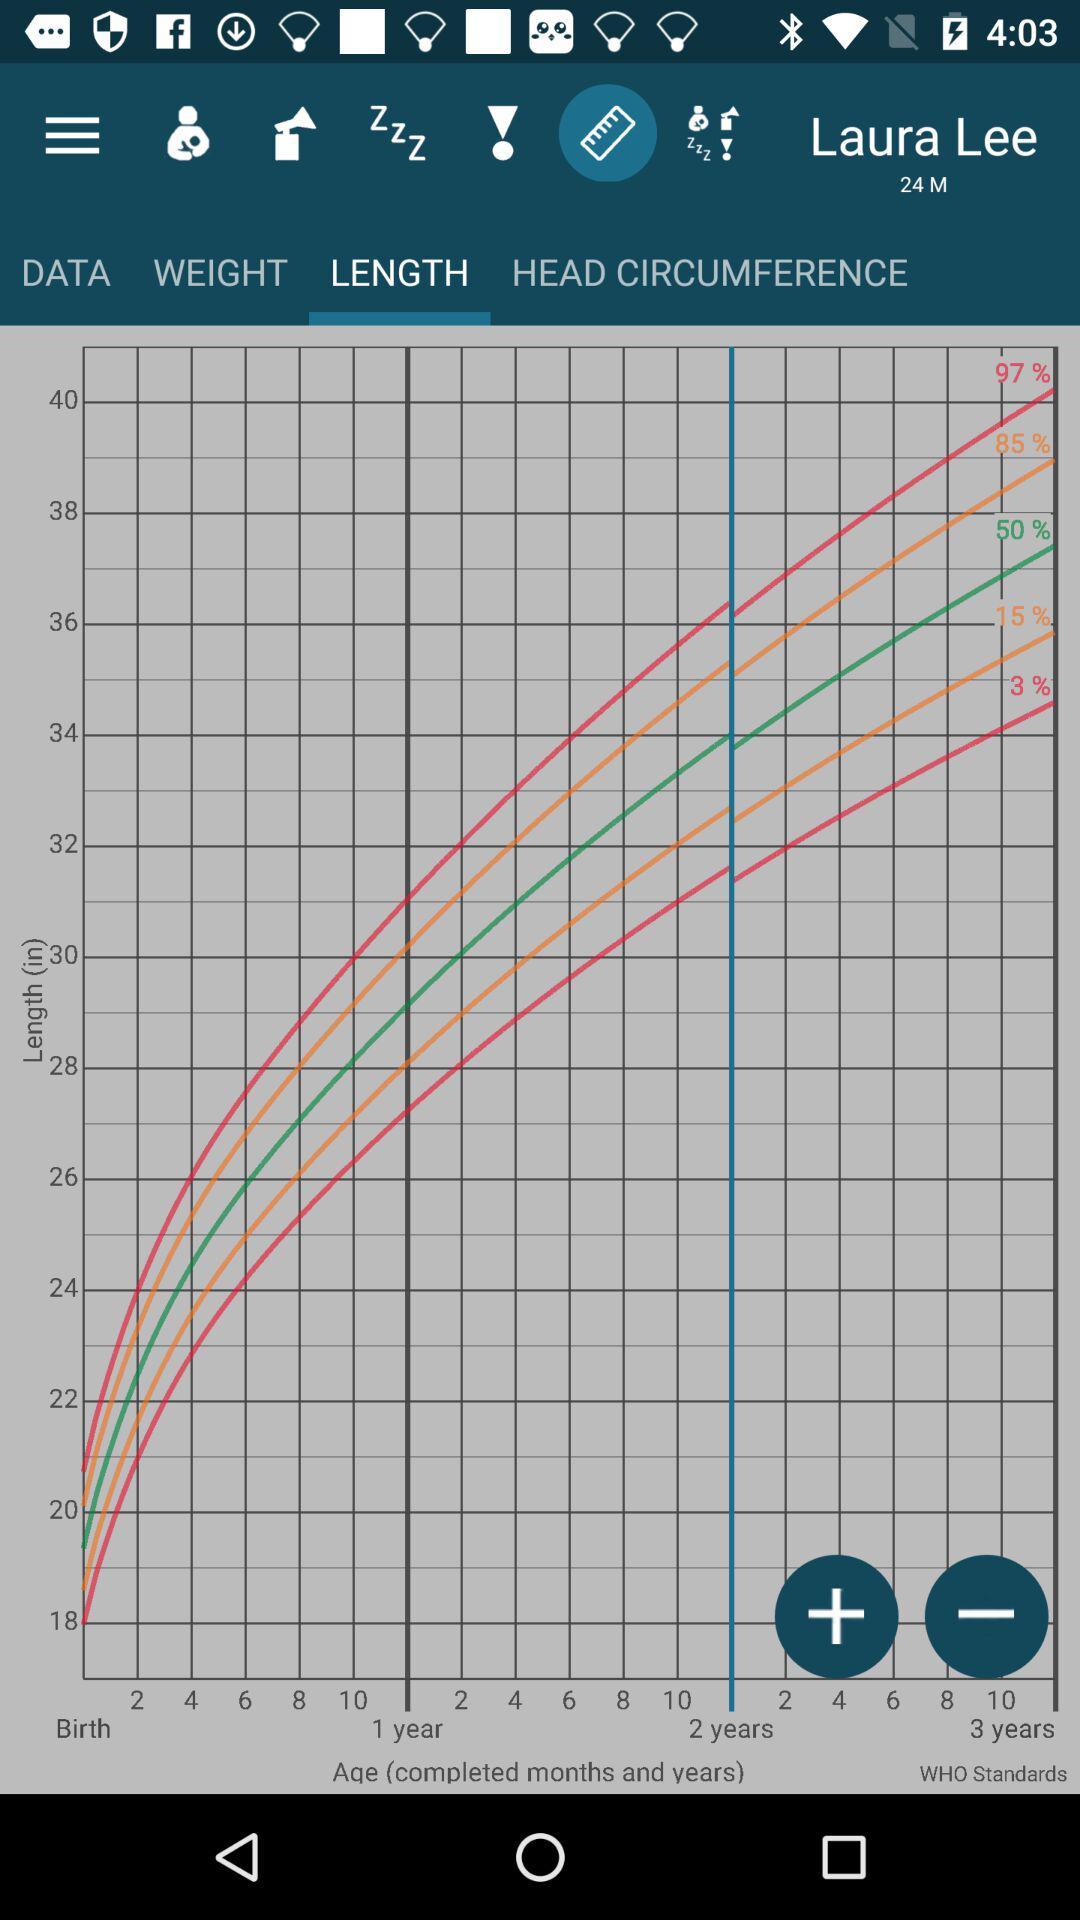 Image resolution: width=1080 pixels, height=1920 pixels. Describe the element at coordinates (71, 134) in the screenshot. I see `the menu icon` at that location.